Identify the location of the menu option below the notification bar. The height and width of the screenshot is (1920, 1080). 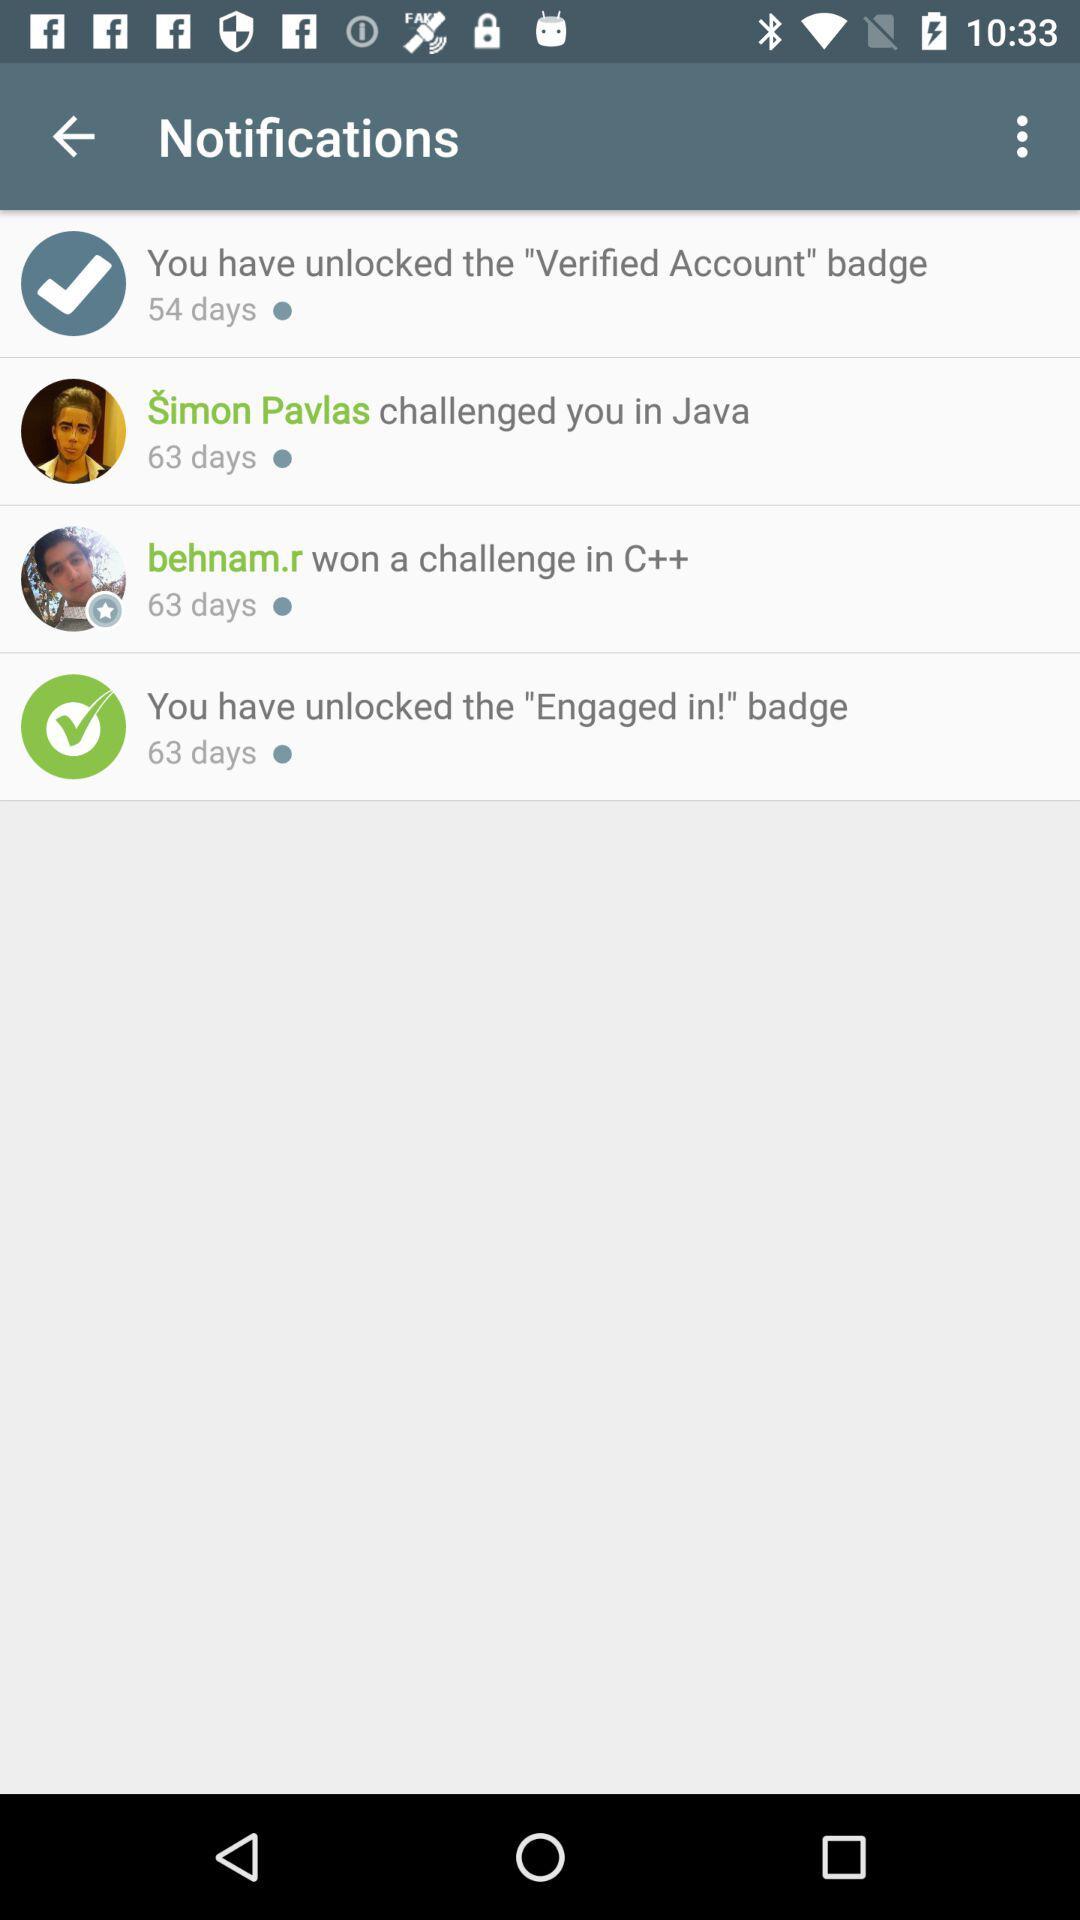
(1027, 136).